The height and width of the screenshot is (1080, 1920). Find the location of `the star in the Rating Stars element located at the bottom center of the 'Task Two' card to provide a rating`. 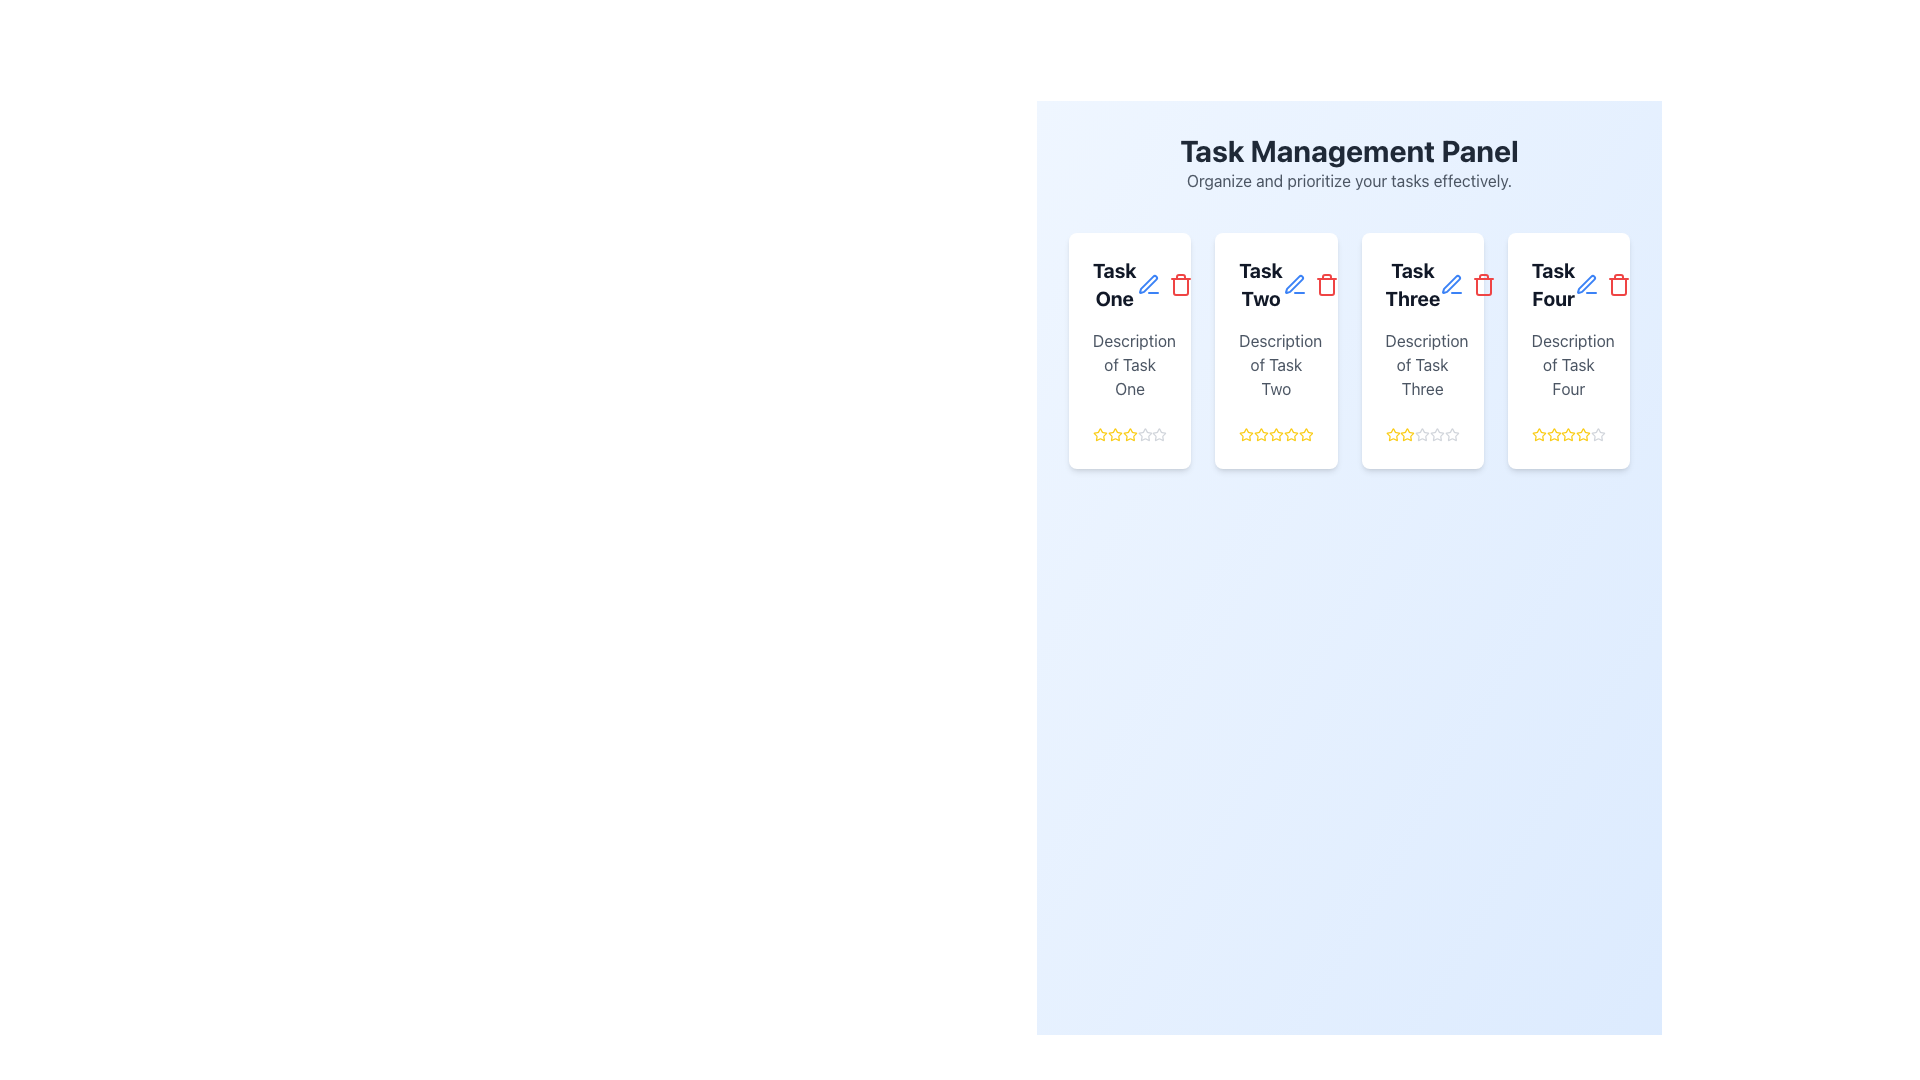

the star in the Rating Stars element located at the bottom center of the 'Task Two' card to provide a rating is located at coordinates (1275, 434).